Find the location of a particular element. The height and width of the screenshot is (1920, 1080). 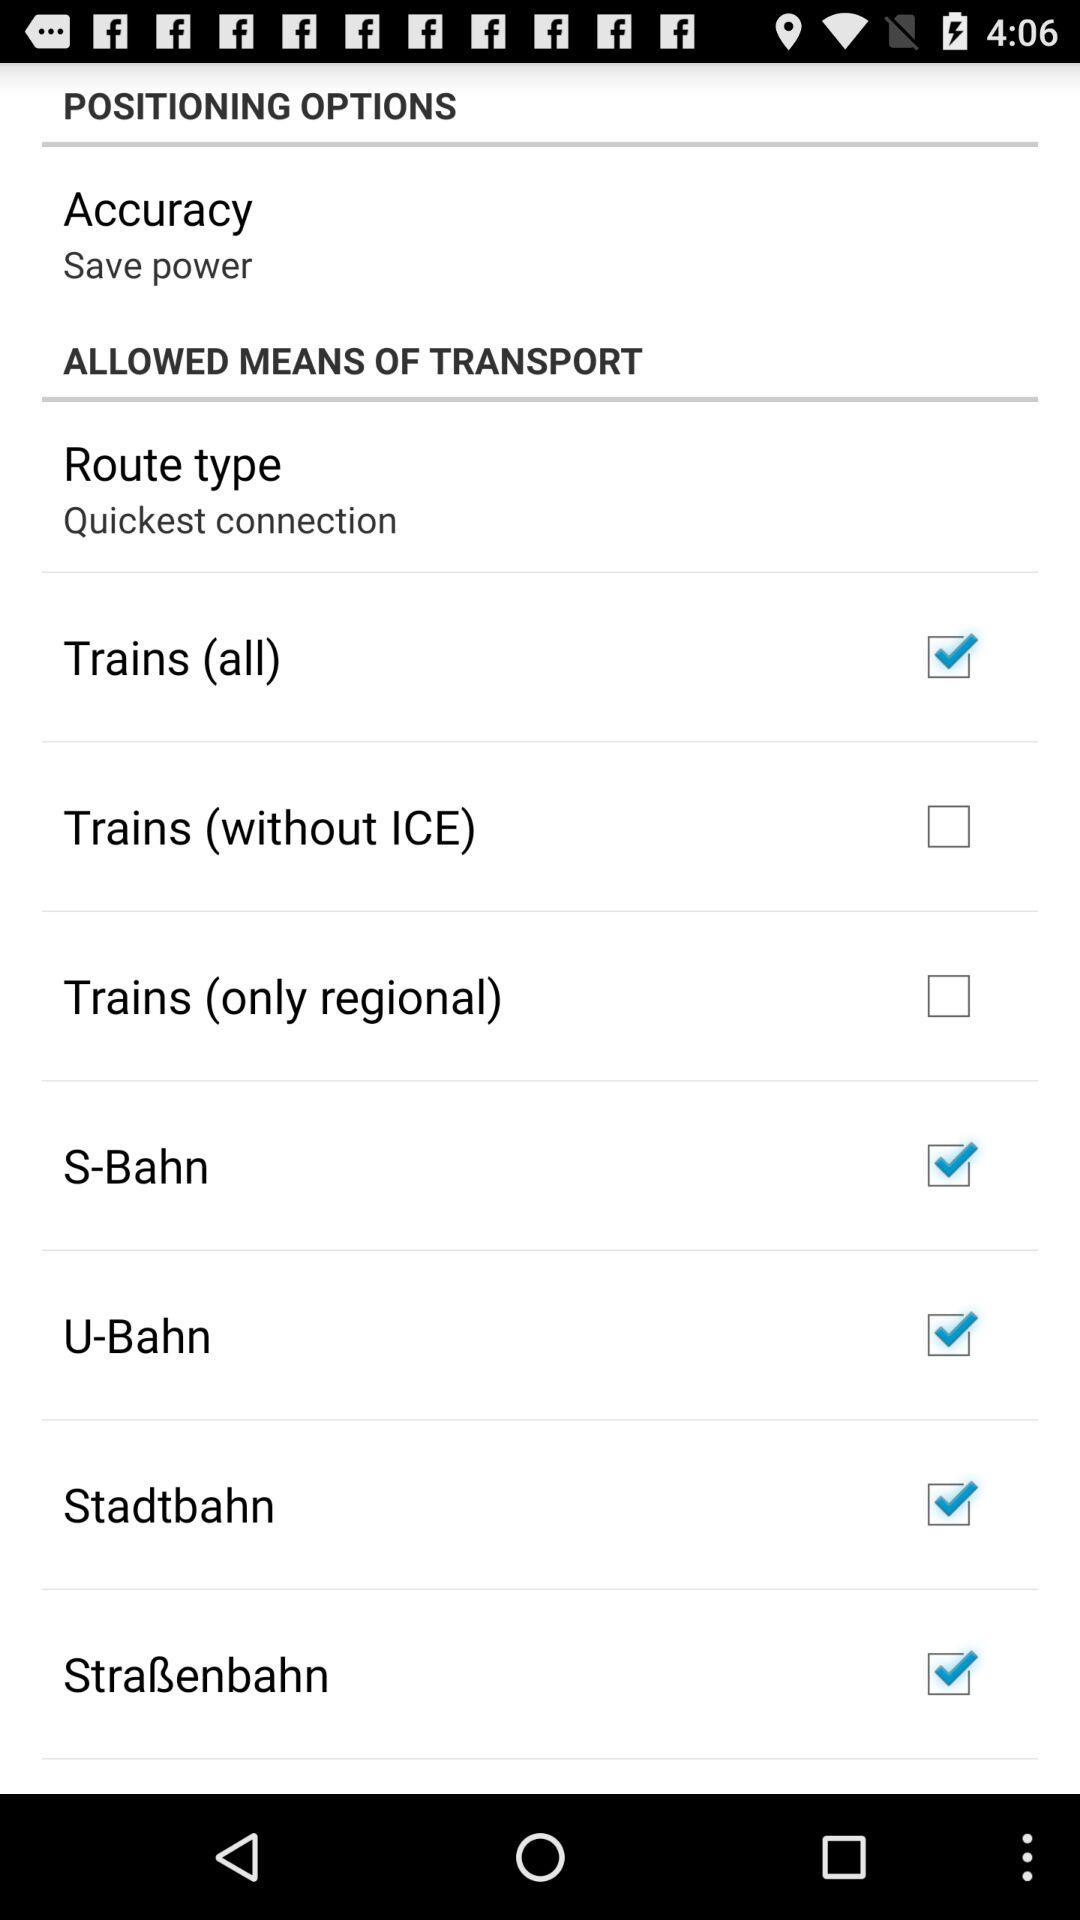

s-bahn item is located at coordinates (135, 1165).